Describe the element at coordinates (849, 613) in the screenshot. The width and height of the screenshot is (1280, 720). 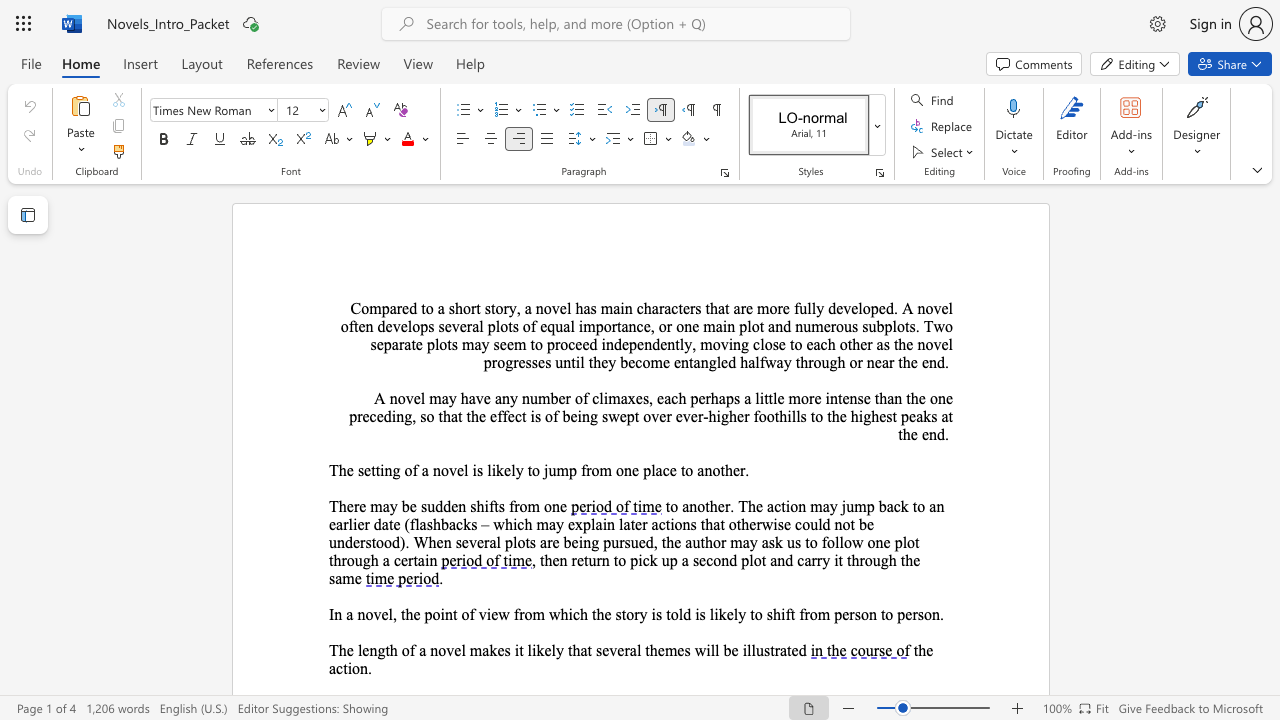
I see `the subset text "rson to person" within the text "In a novel, the point of view from which the story is told is likely to shift from person to person."` at that location.